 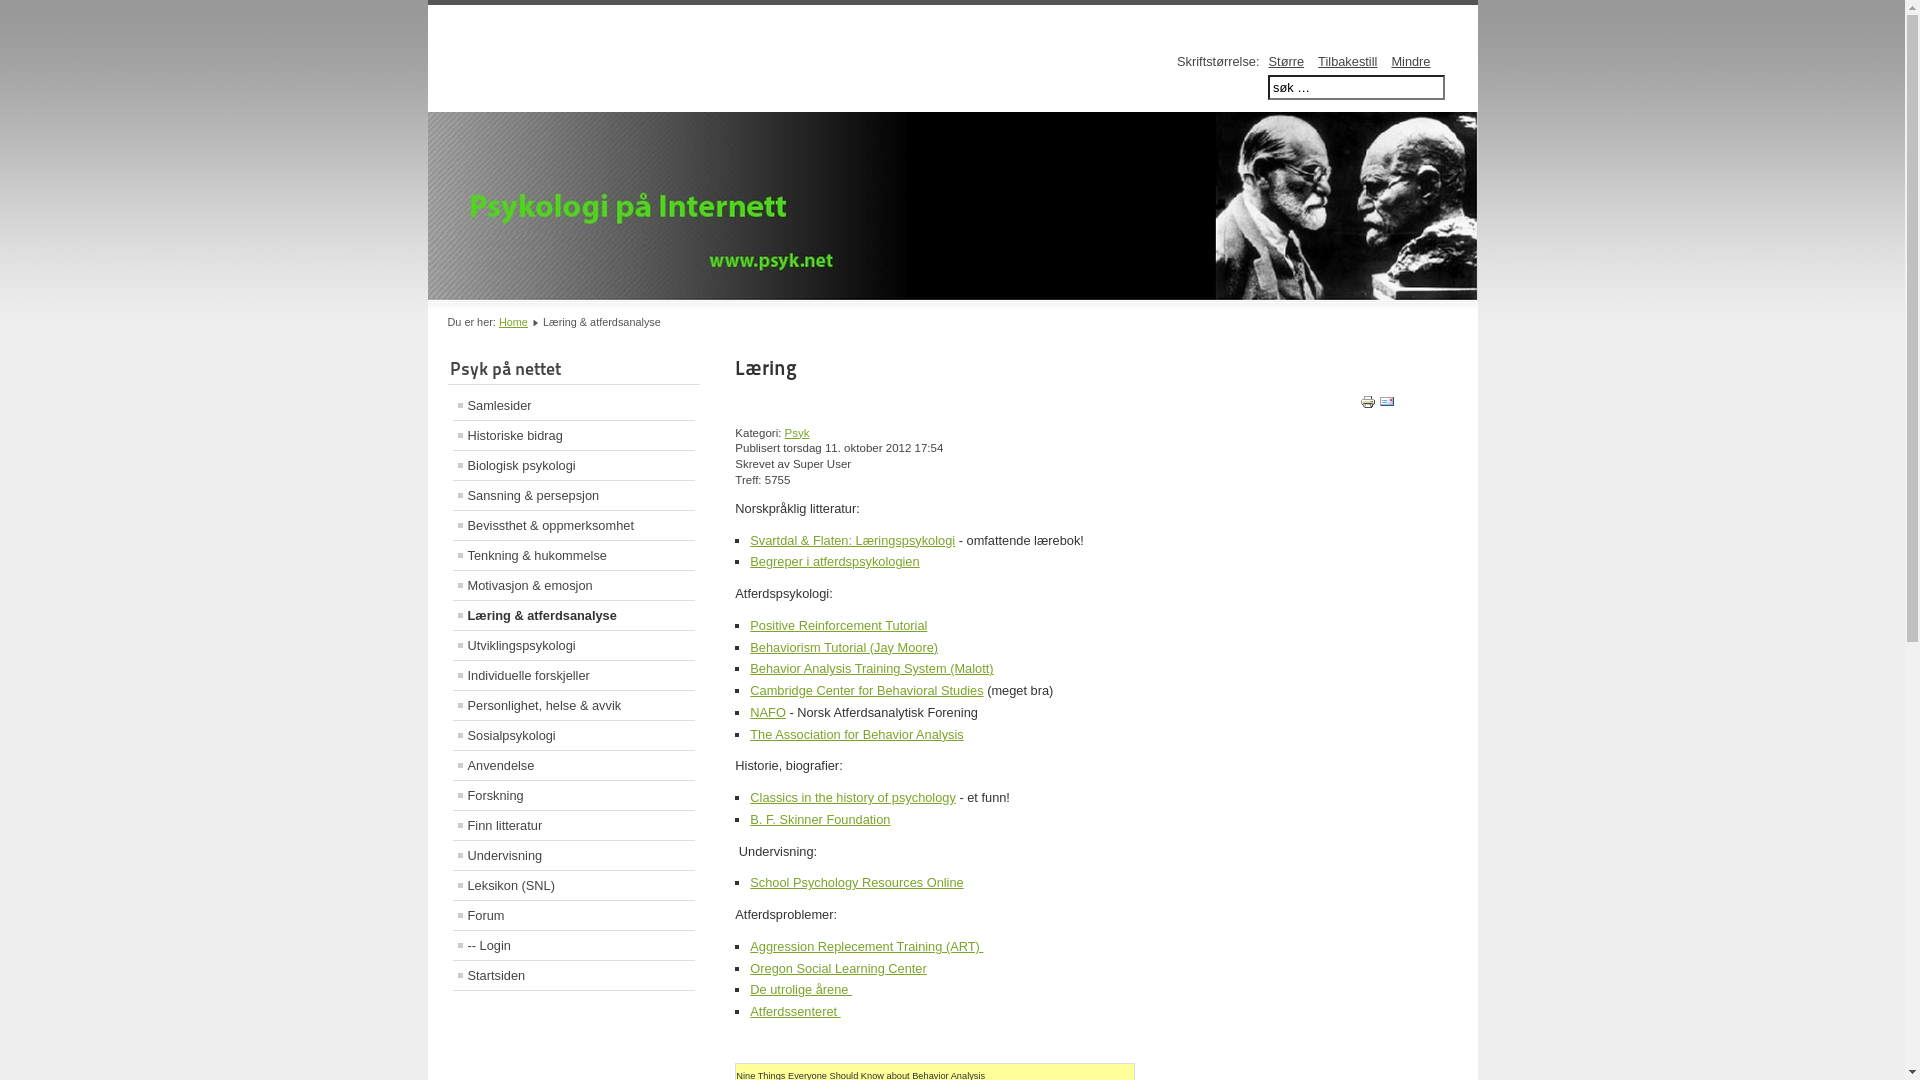 What do you see at coordinates (572, 825) in the screenshot?
I see `'Finn litteratur'` at bounding box center [572, 825].